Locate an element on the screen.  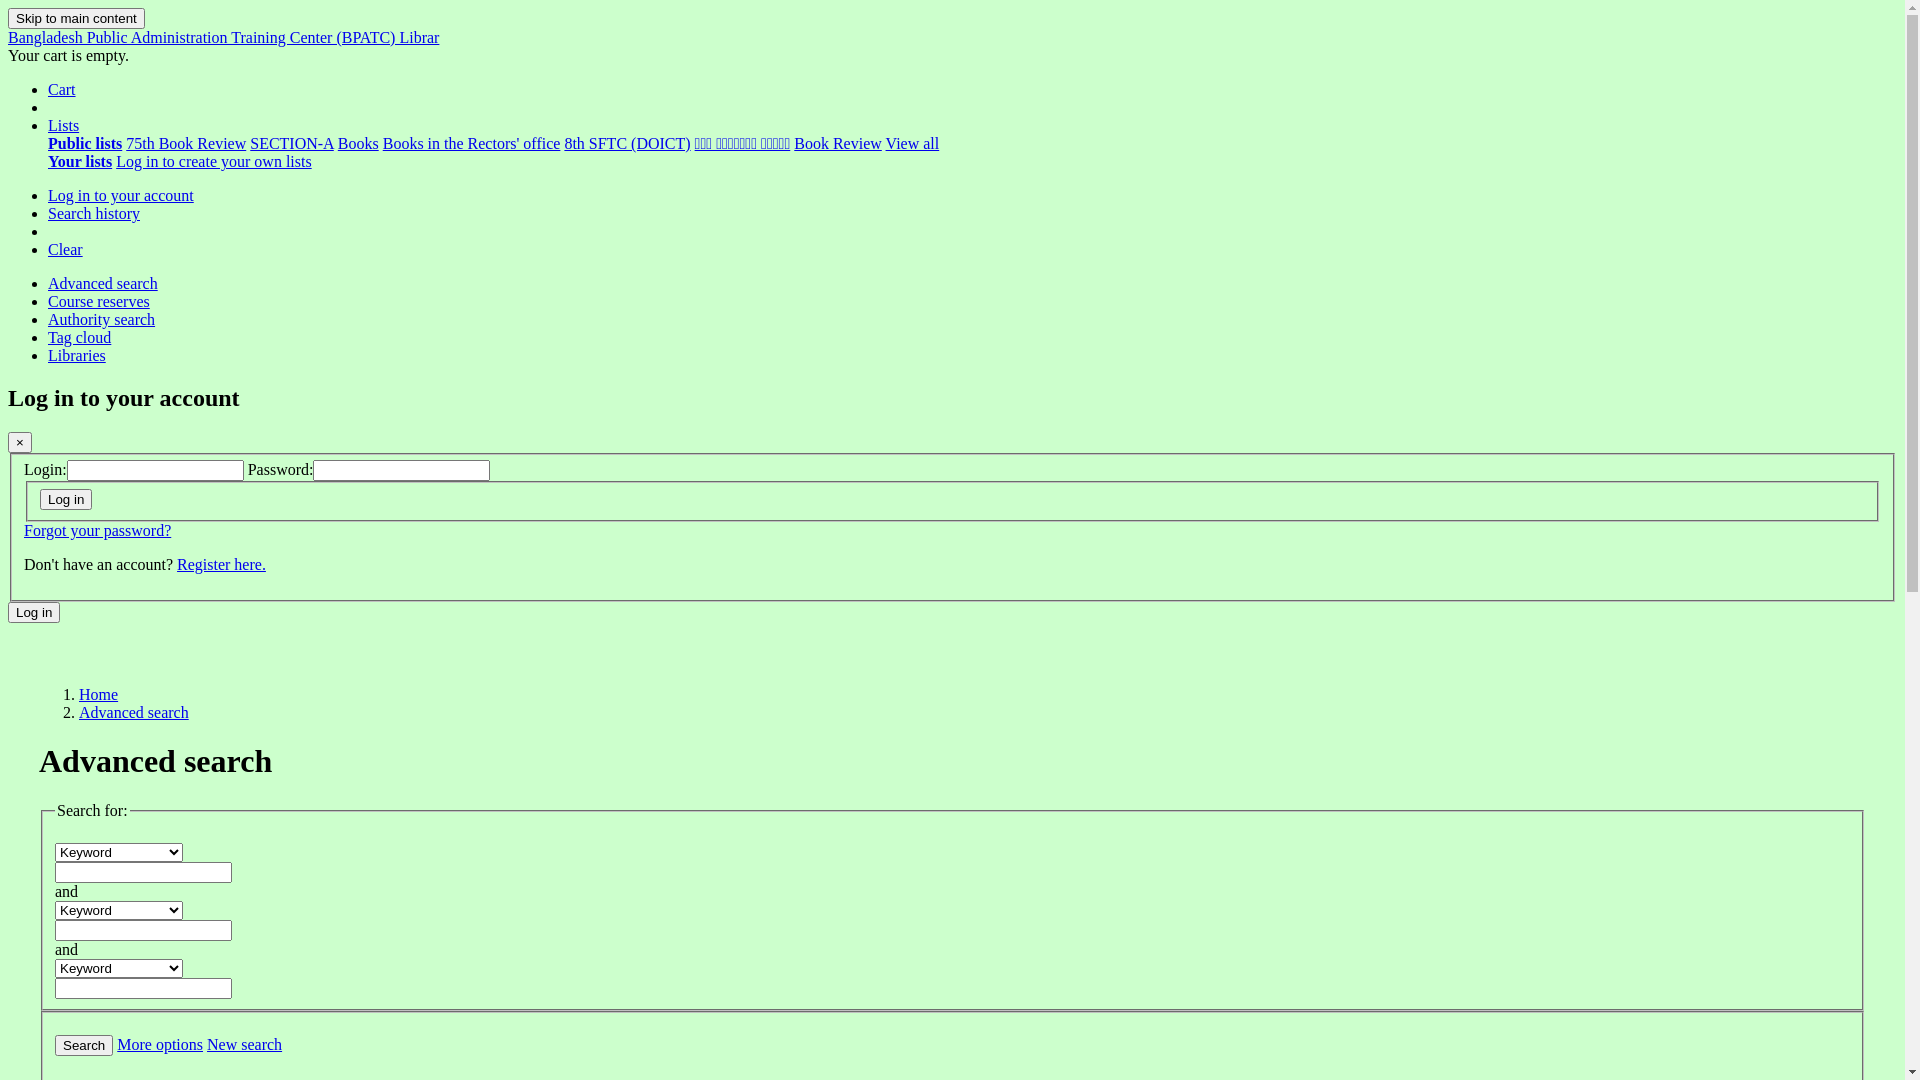
'Log in to create your own lists' is located at coordinates (114, 160).